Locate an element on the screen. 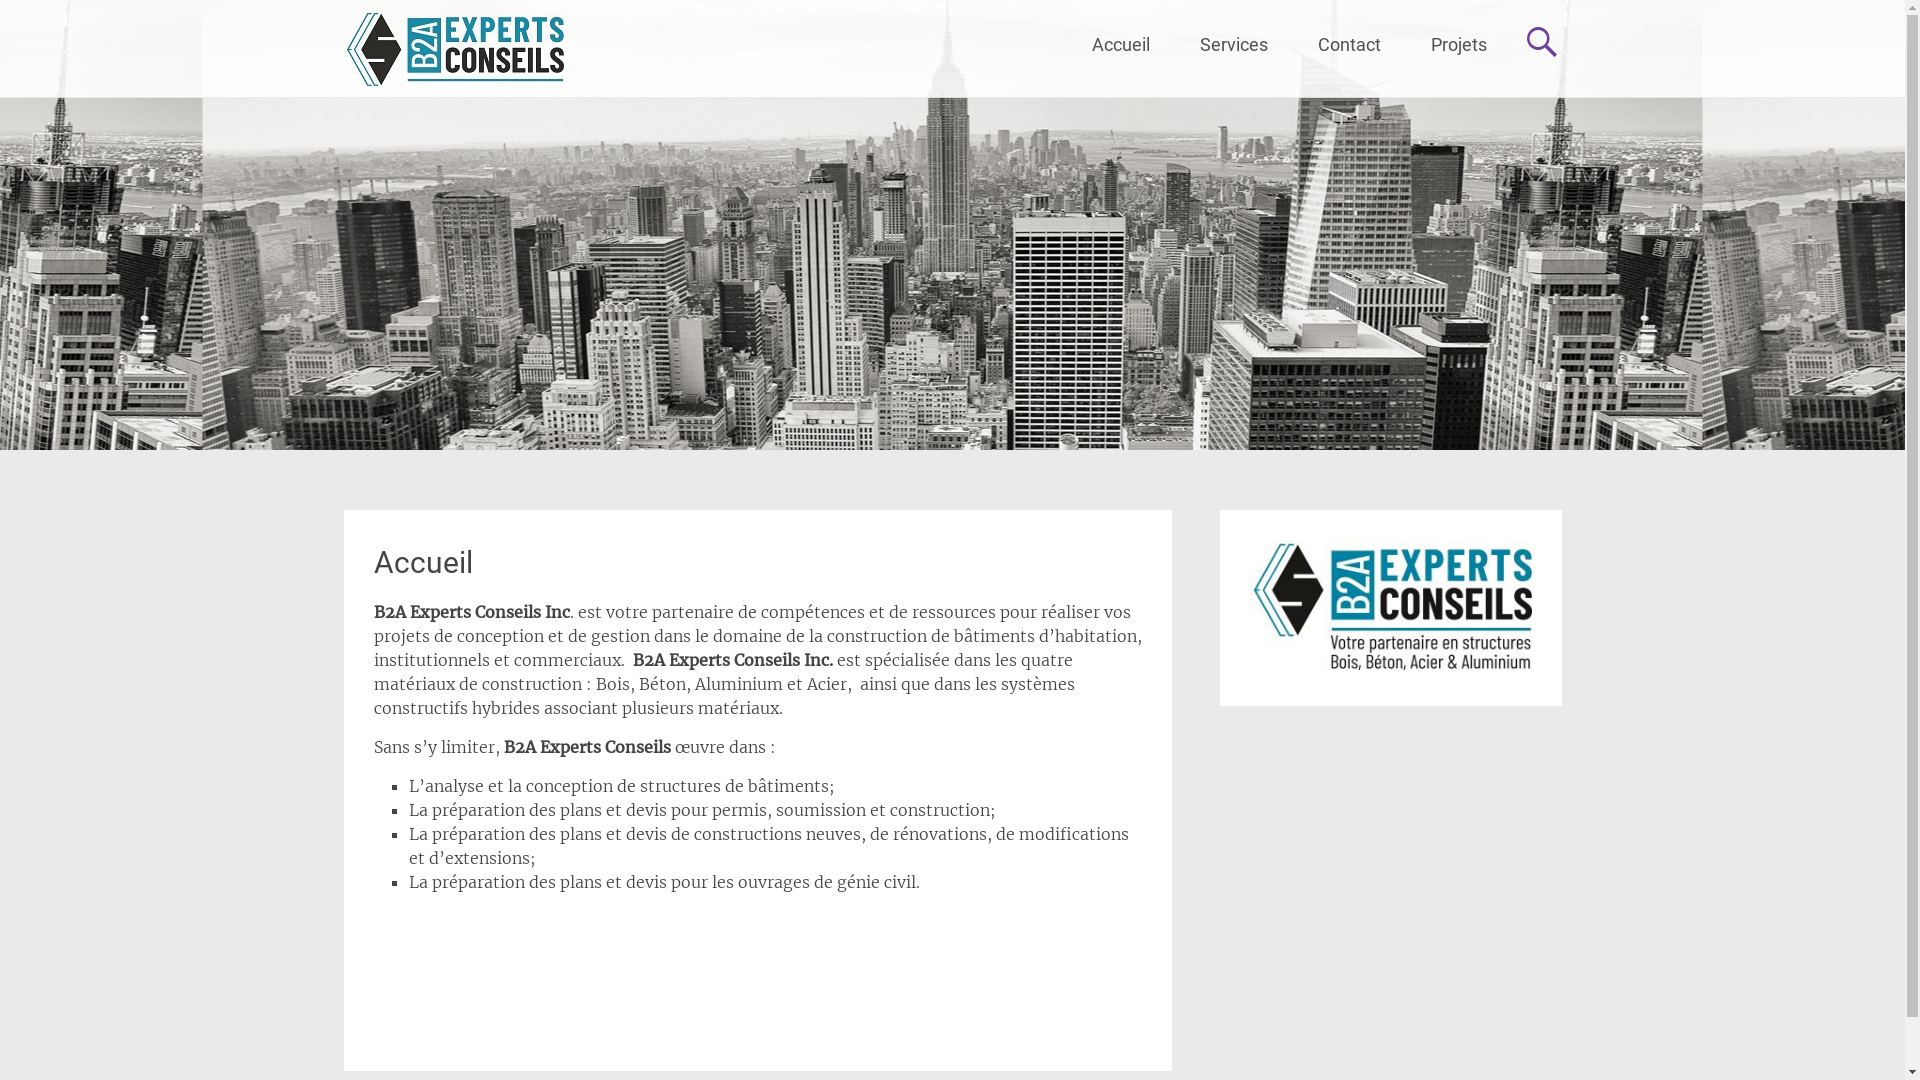 This screenshot has width=1920, height=1080. 'Aller au contenu principal' is located at coordinates (1090, 17).